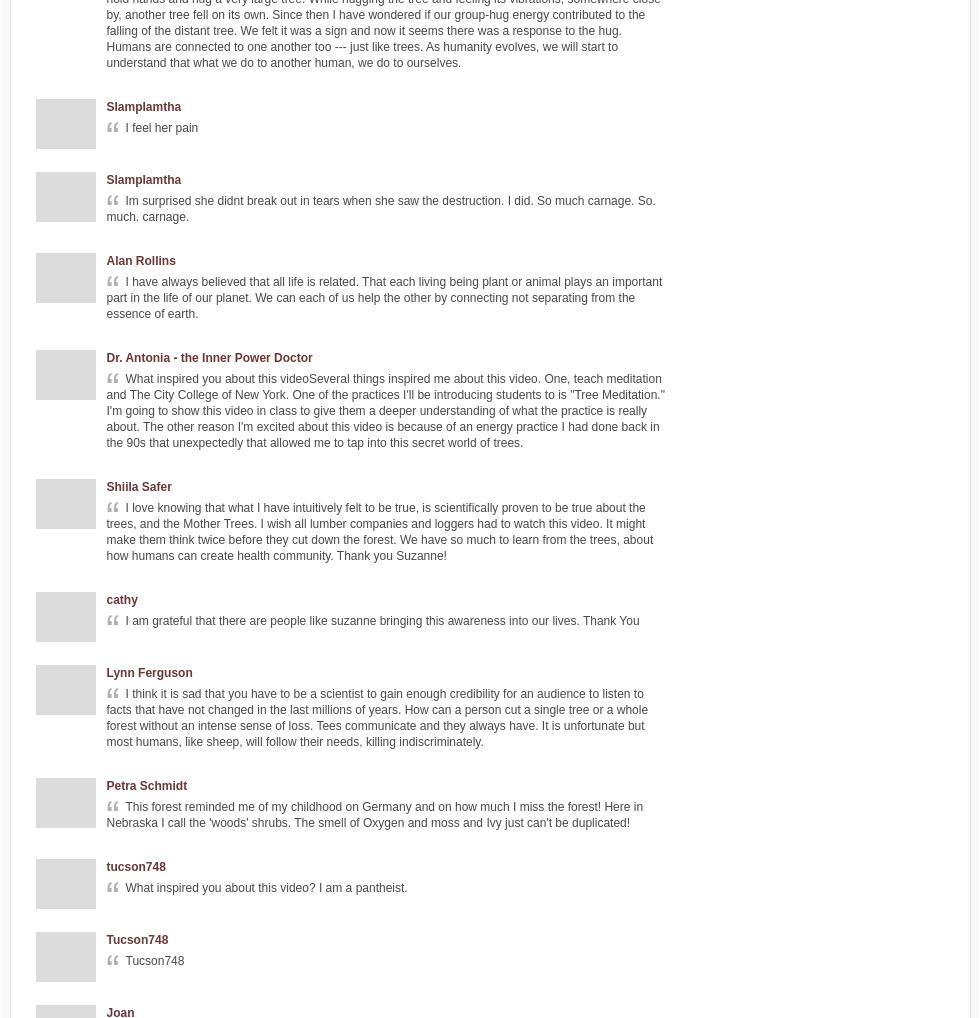 Image resolution: width=980 pixels, height=1018 pixels. Describe the element at coordinates (380, 207) in the screenshot. I see `'Im surprised she didnt break out in tears when she saw the destruction. I did. So much carnage. So. much. carnage.'` at that location.